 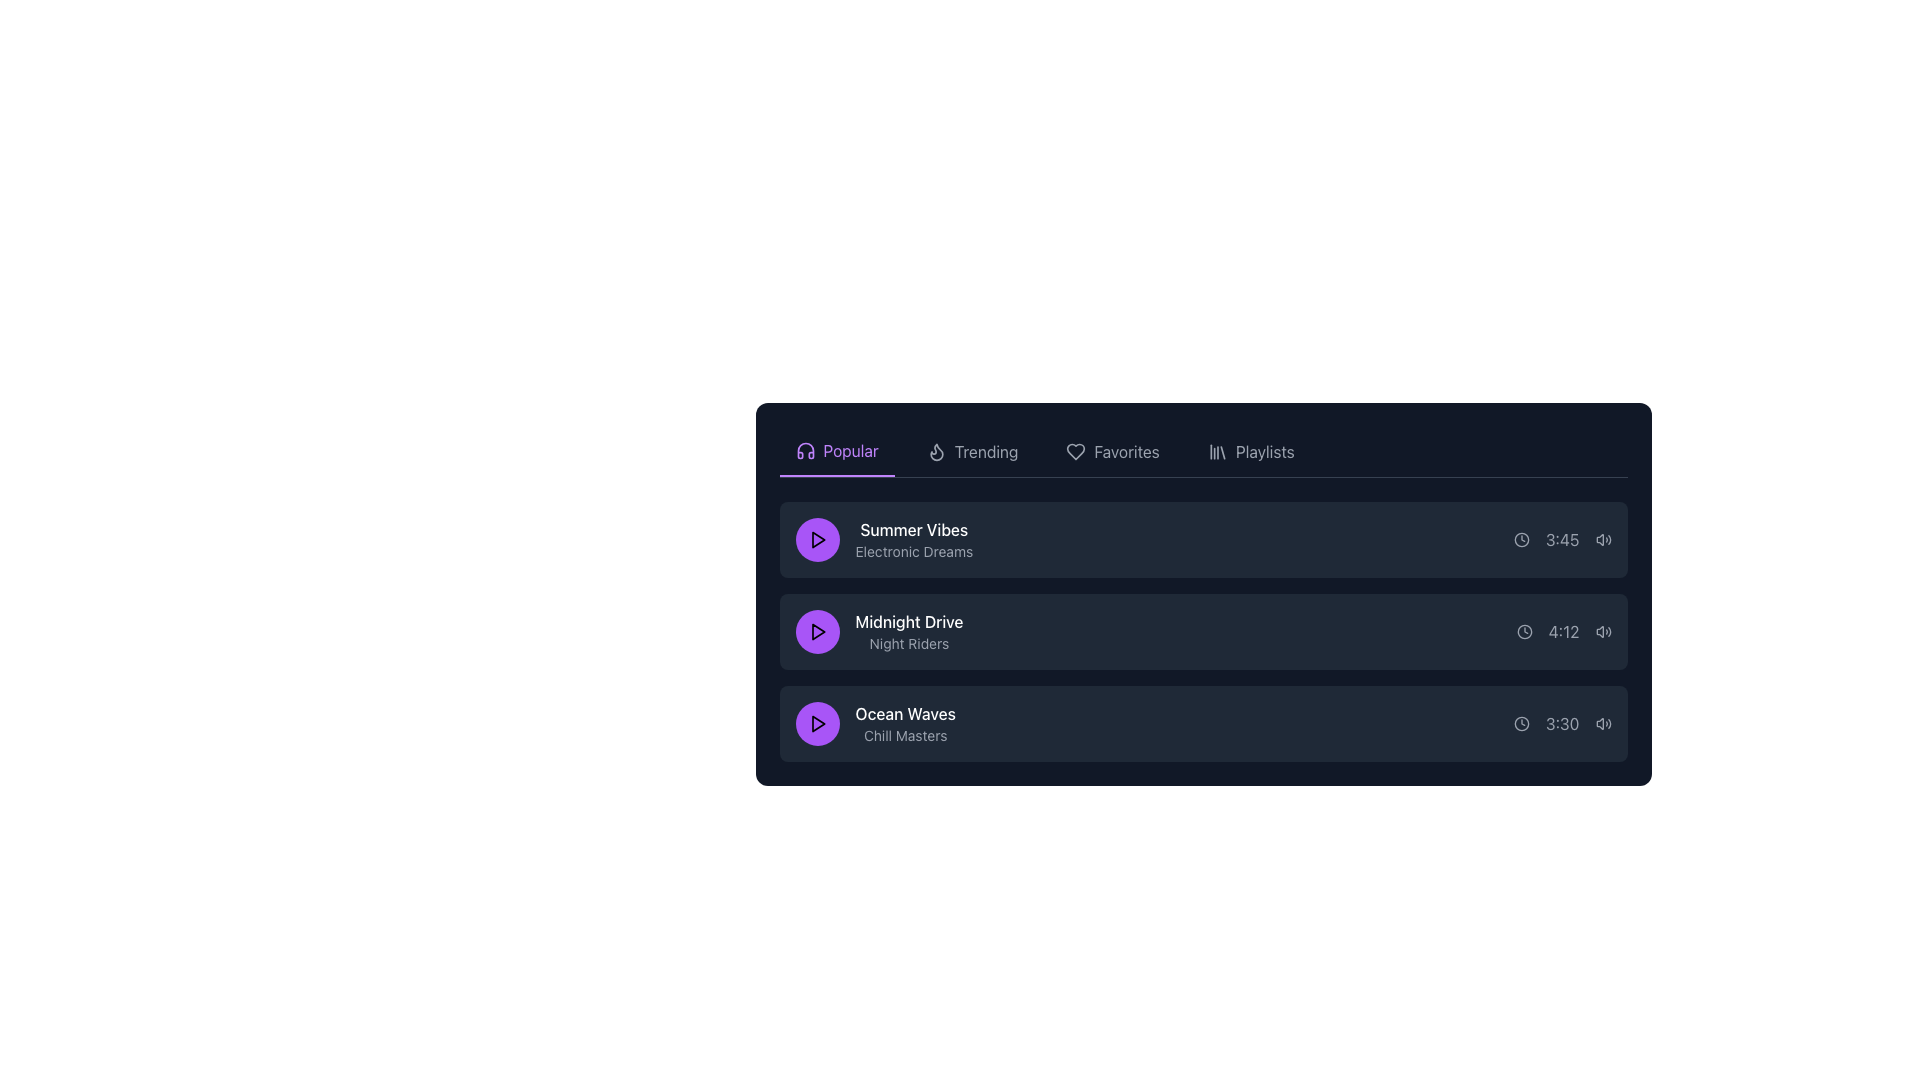 I want to click on the text block that displays 'Summer Vibes' in white bold text and 'Electronic Dreams' in smaller gray text, located to the right of the circular play button, so click(x=913, y=540).